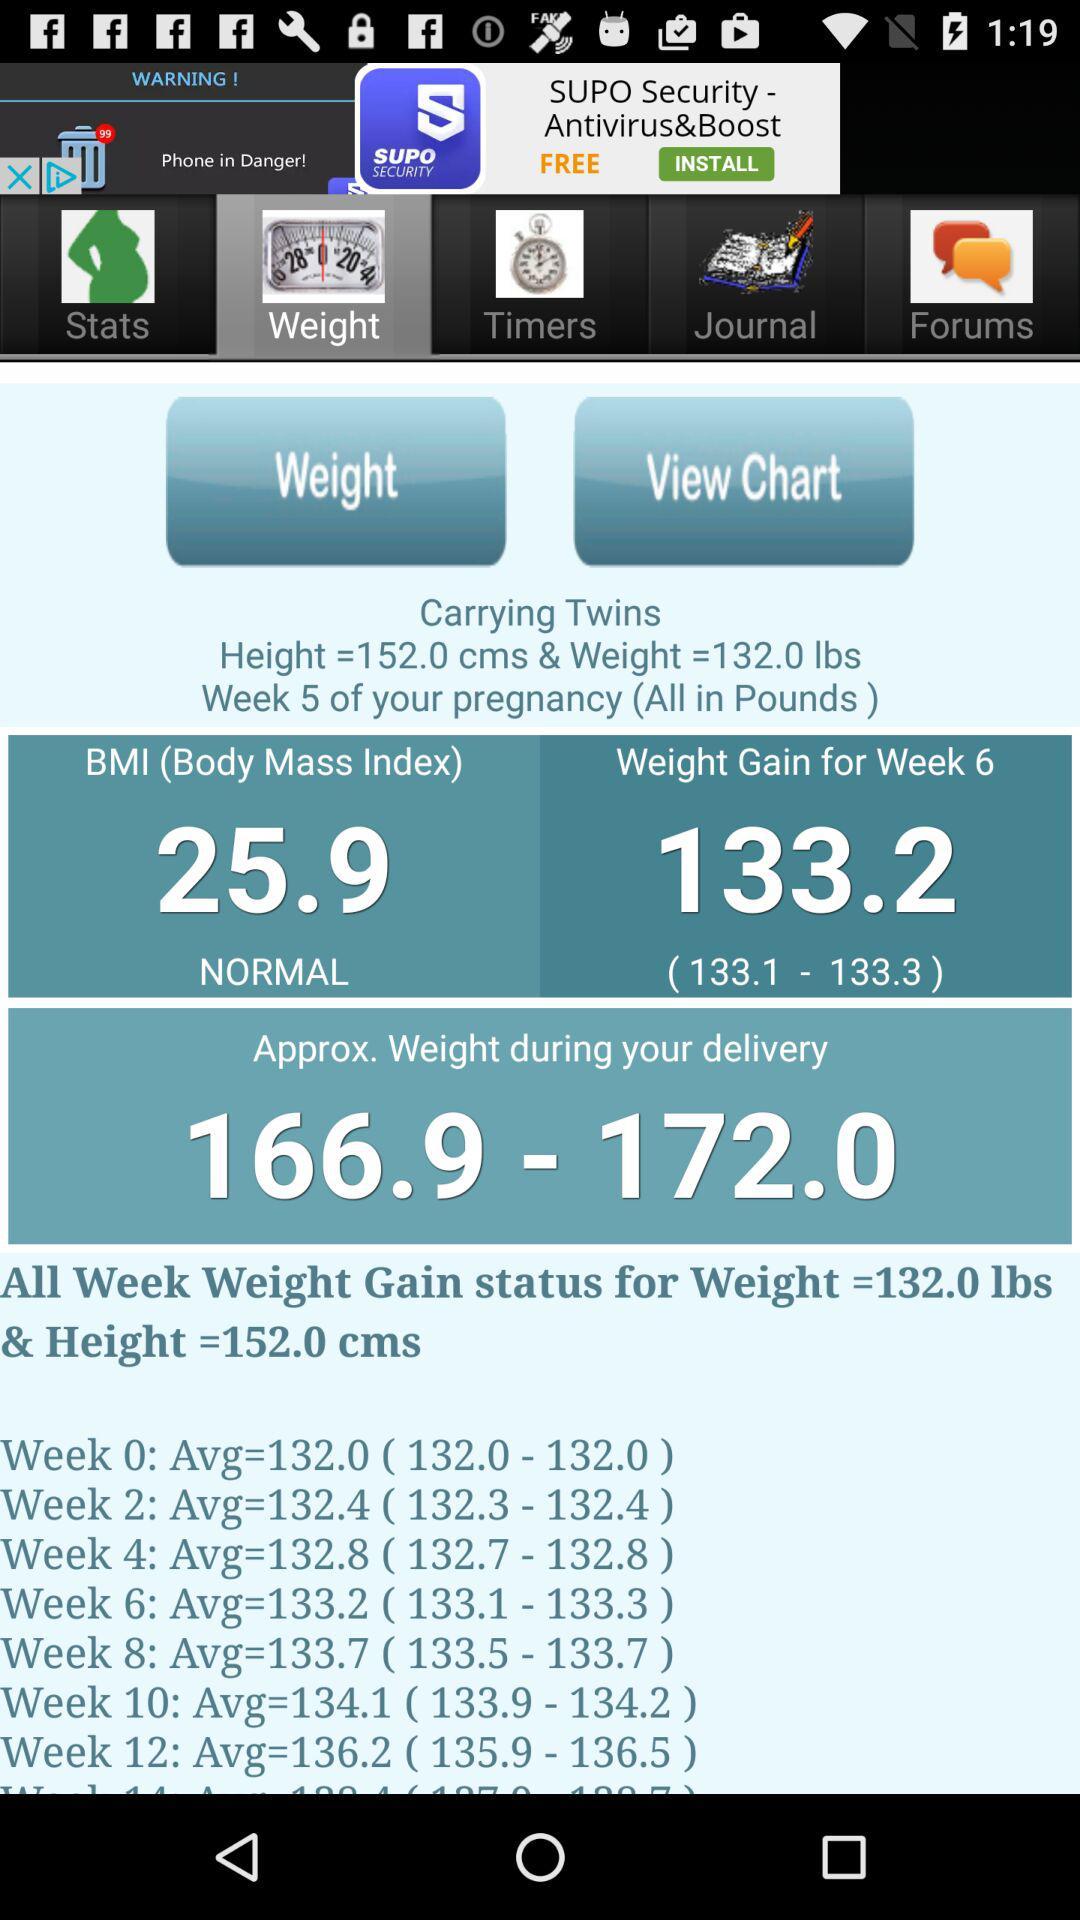 The height and width of the screenshot is (1920, 1080). Describe the element at coordinates (335, 482) in the screenshot. I see `opsion` at that location.